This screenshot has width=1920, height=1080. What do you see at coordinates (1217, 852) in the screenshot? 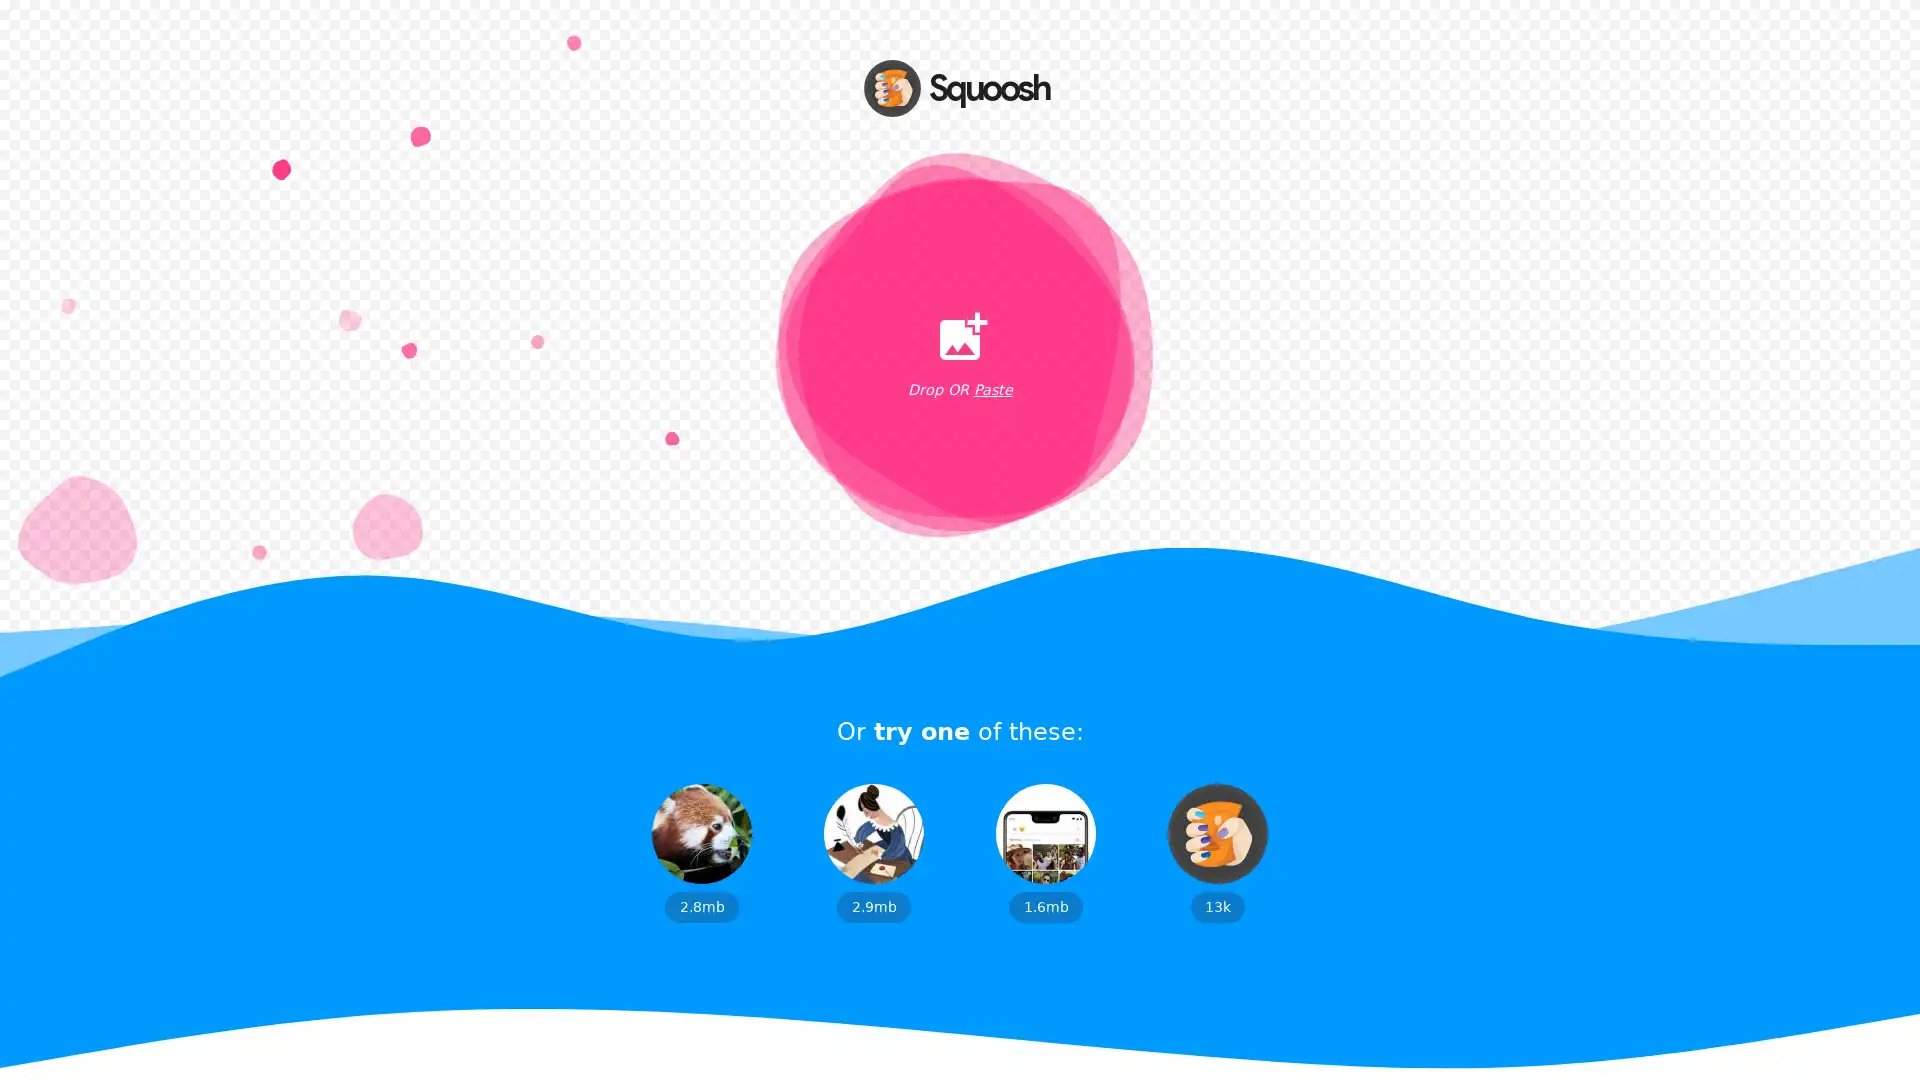
I see `SVG icon 13k` at bounding box center [1217, 852].